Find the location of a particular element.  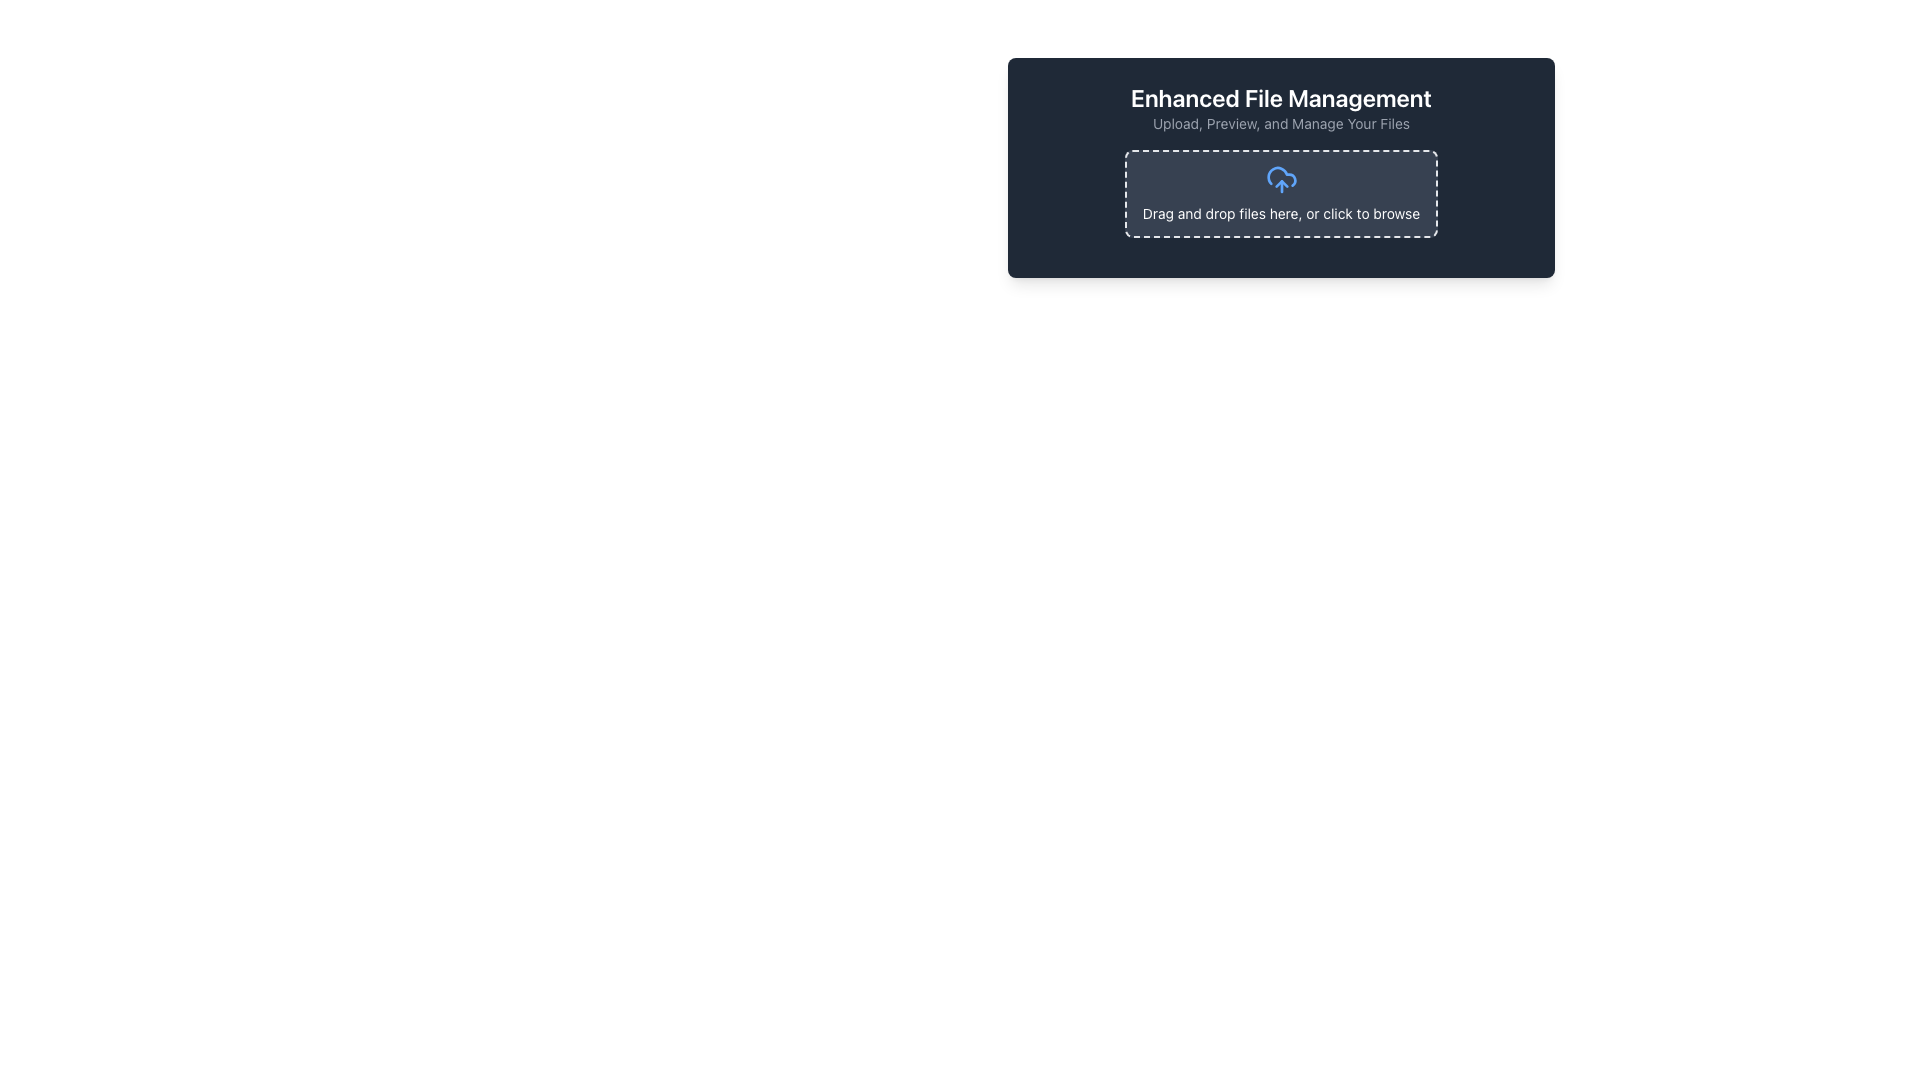

the Text Label element that reads 'Upload, Preview, and Manage Your Files', which is styled in a small gray font and positioned underneath the header 'Enhanced File Management' is located at coordinates (1281, 123).